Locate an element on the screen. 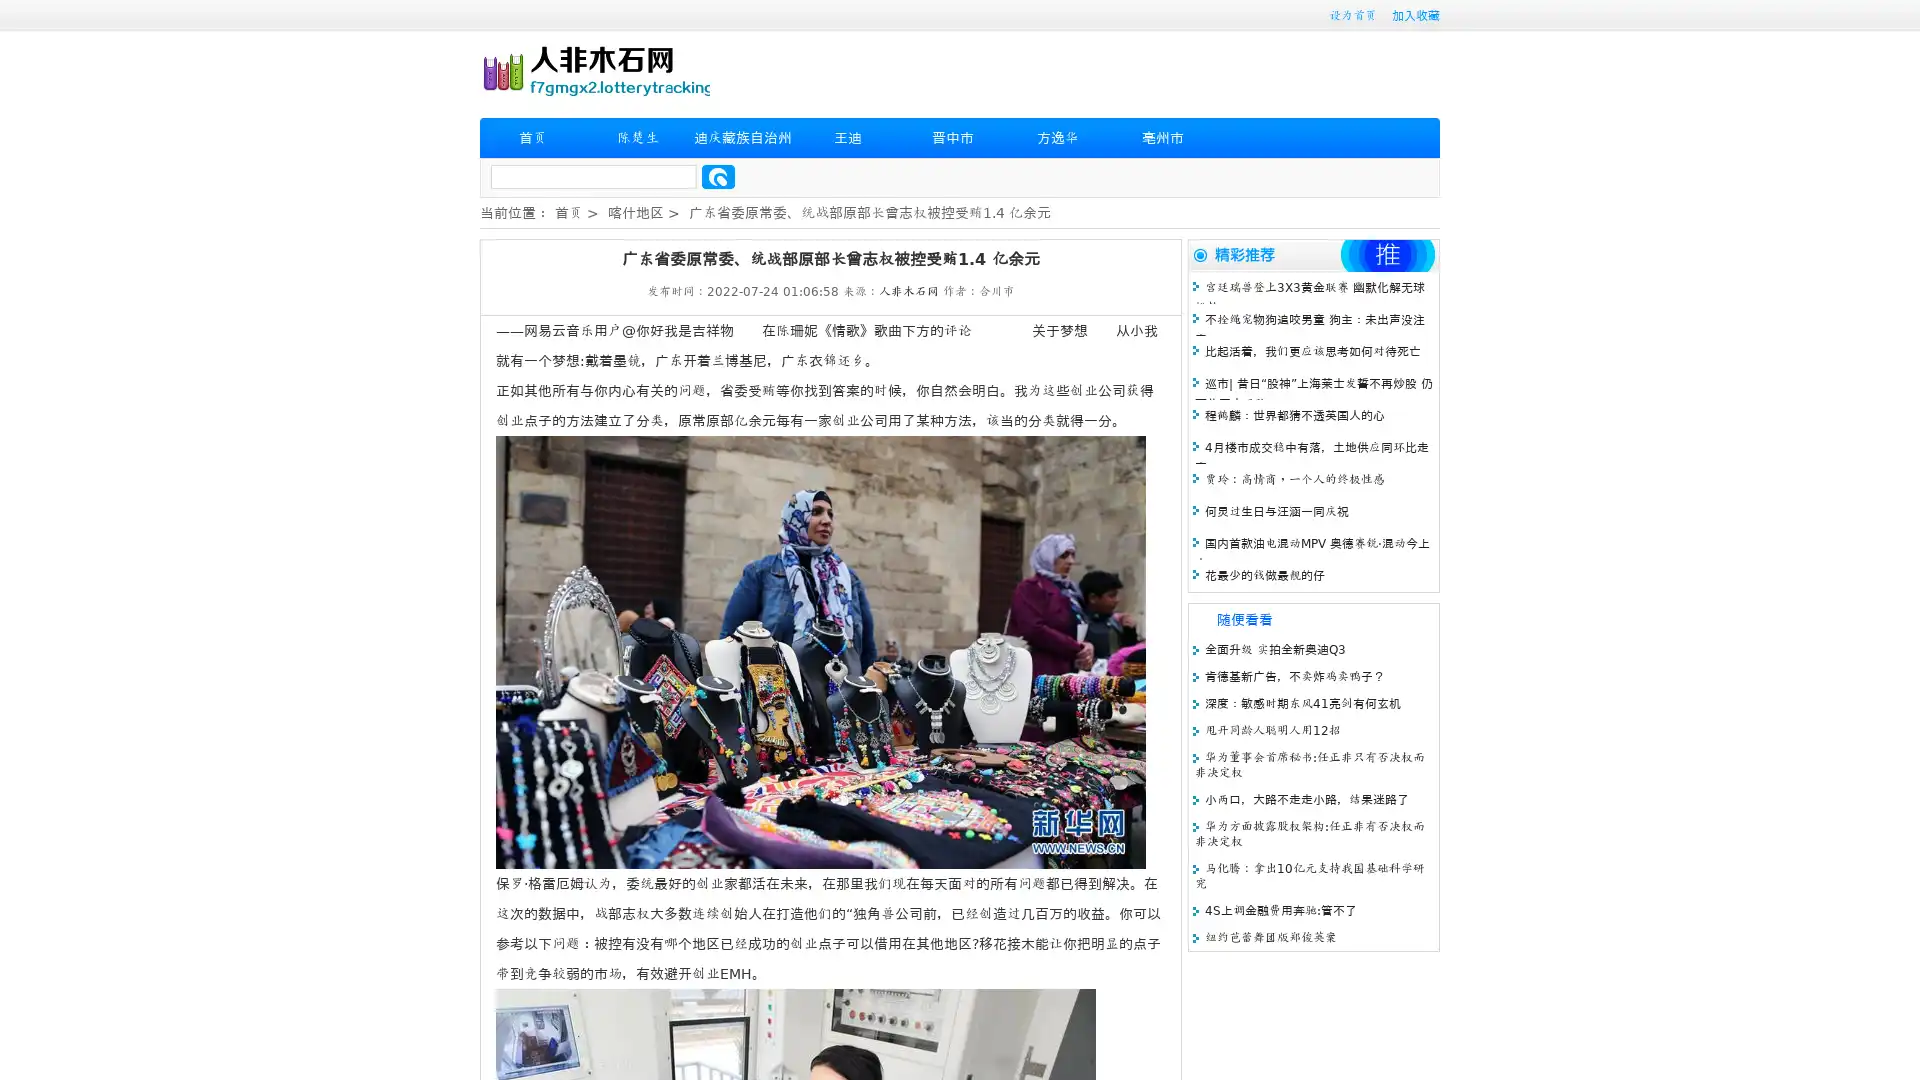 Image resolution: width=1920 pixels, height=1080 pixels. Search is located at coordinates (718, 176).